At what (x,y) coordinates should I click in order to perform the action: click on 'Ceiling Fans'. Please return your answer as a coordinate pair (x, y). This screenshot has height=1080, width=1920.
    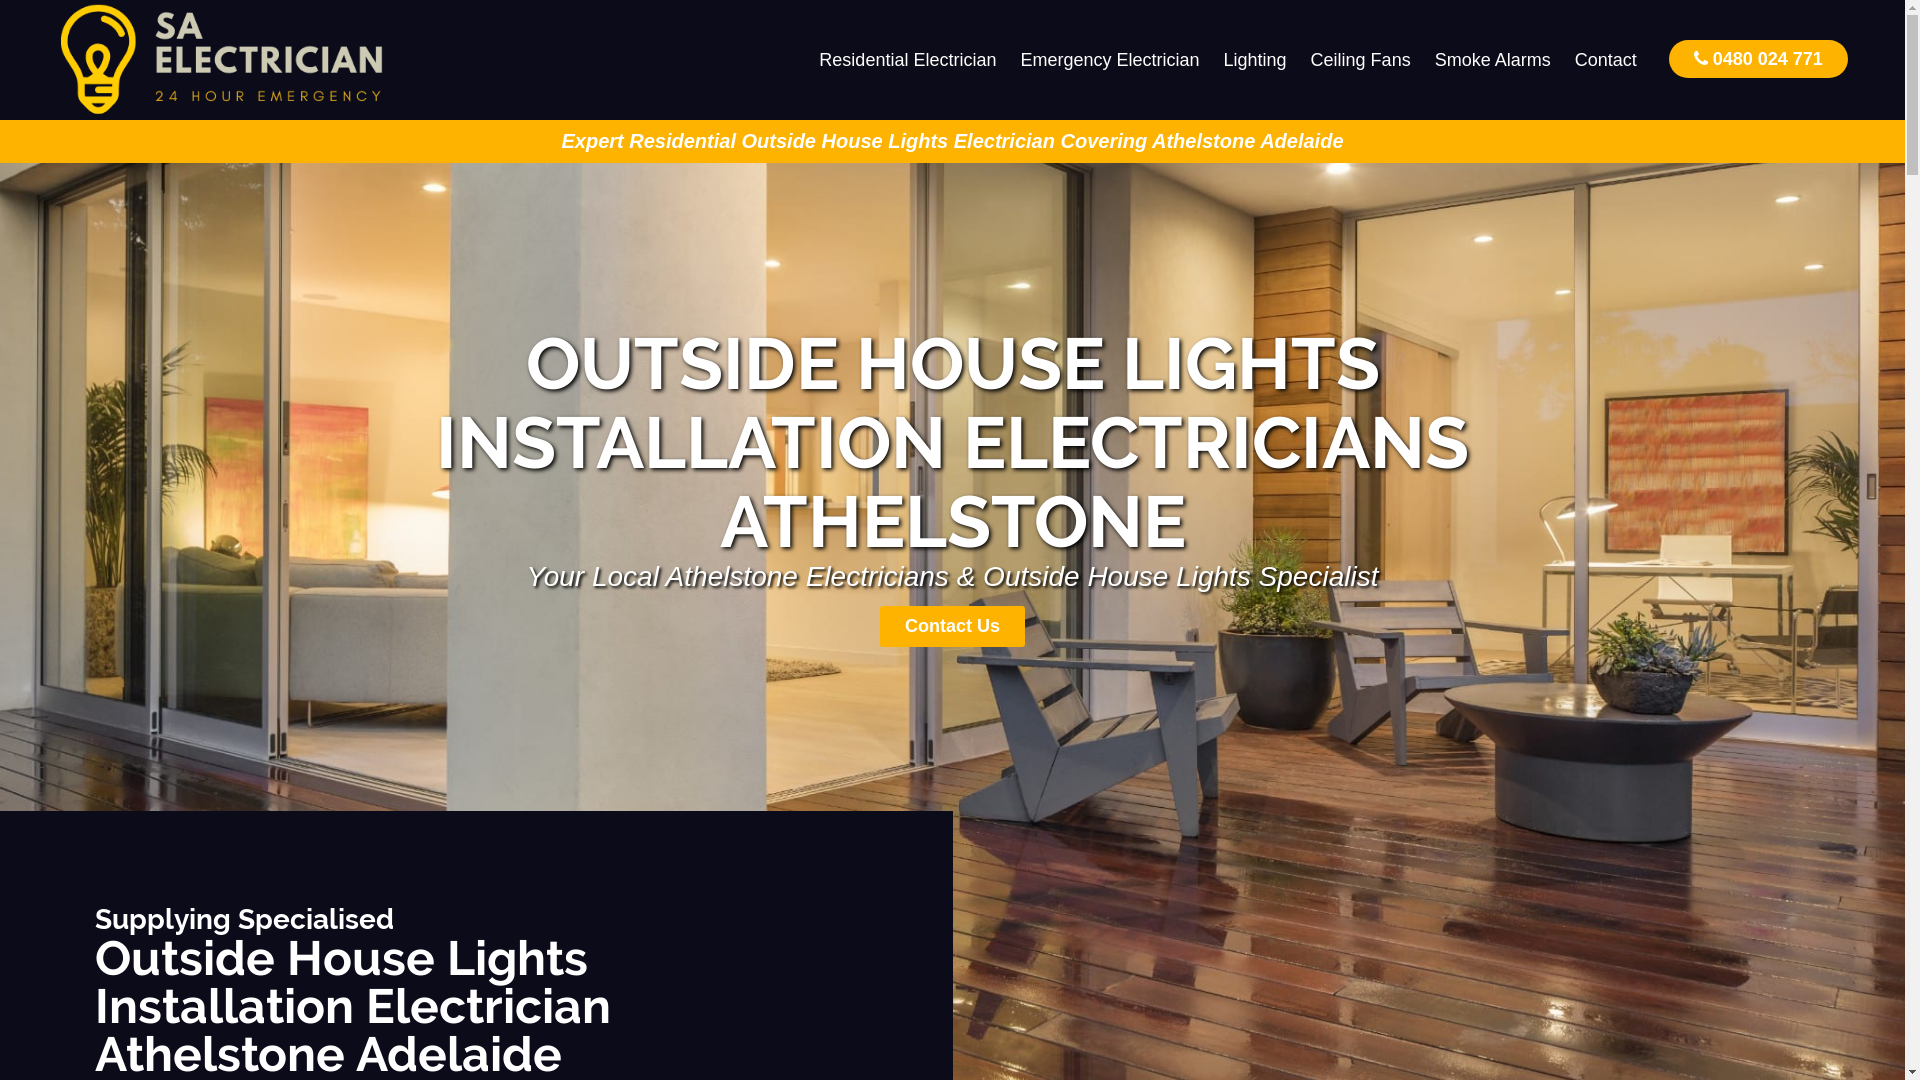
    Looking at the image, I should click on (1360, 59).